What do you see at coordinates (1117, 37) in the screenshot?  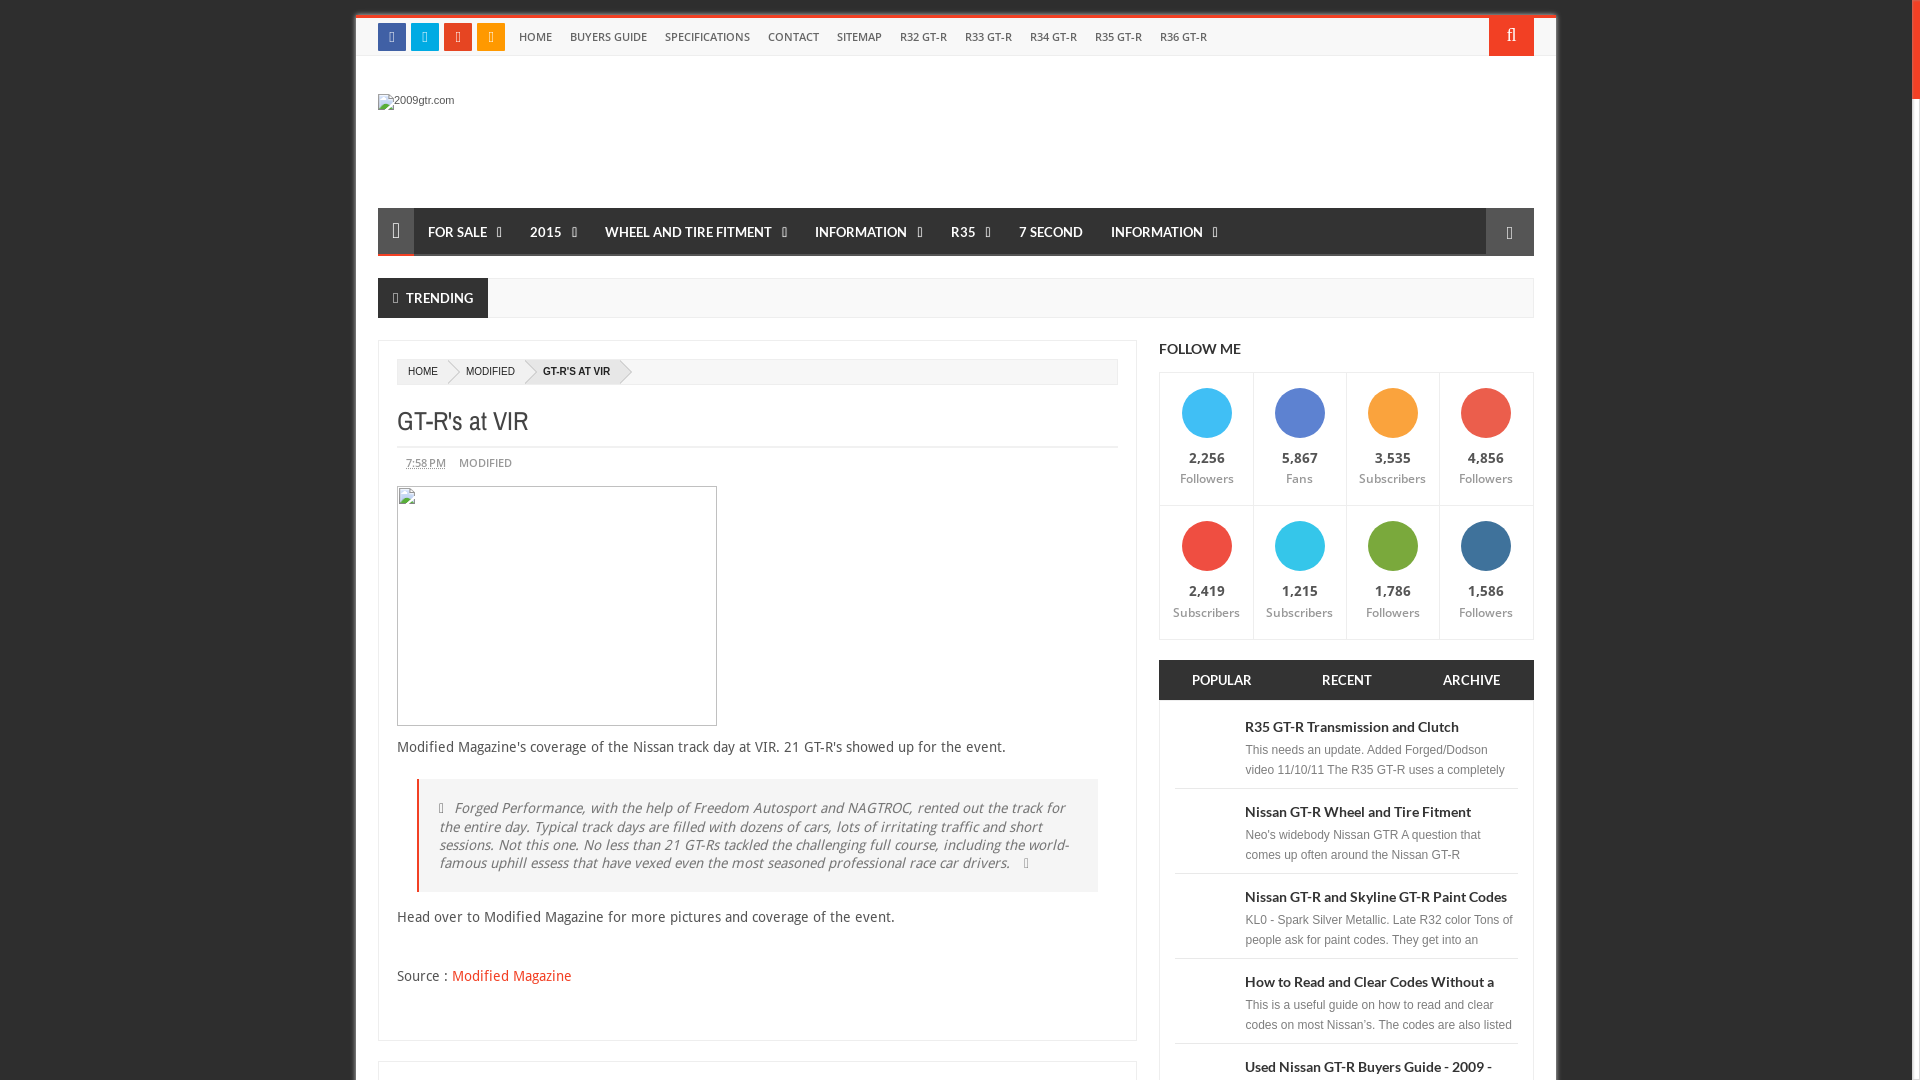 I see `'R35 GT-R'` at bounding box center [1117, 37].